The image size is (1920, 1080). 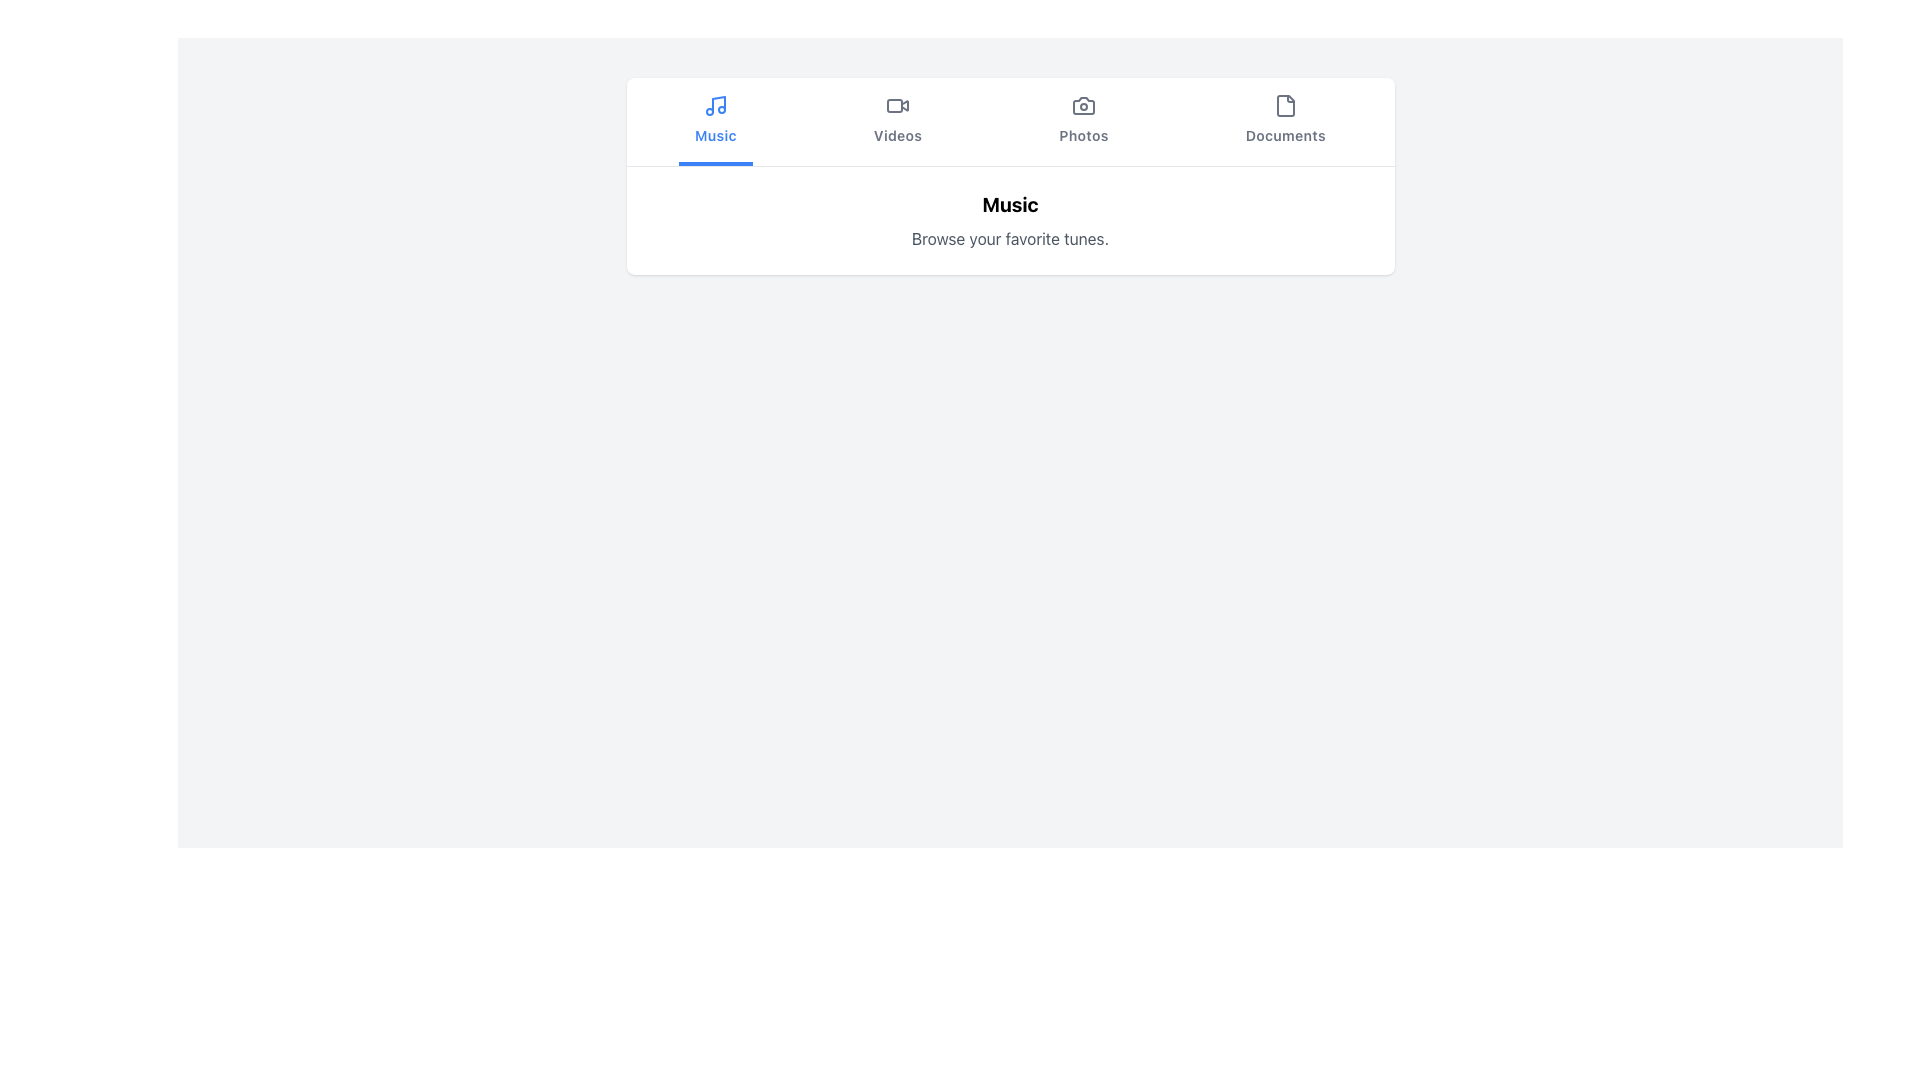 I want to click on the 'Photos' icon in the navigation bar, which is the third tab from the left, positioned between the 'Videos' and 'Documents' tabs, so click(x=1083, y=105).